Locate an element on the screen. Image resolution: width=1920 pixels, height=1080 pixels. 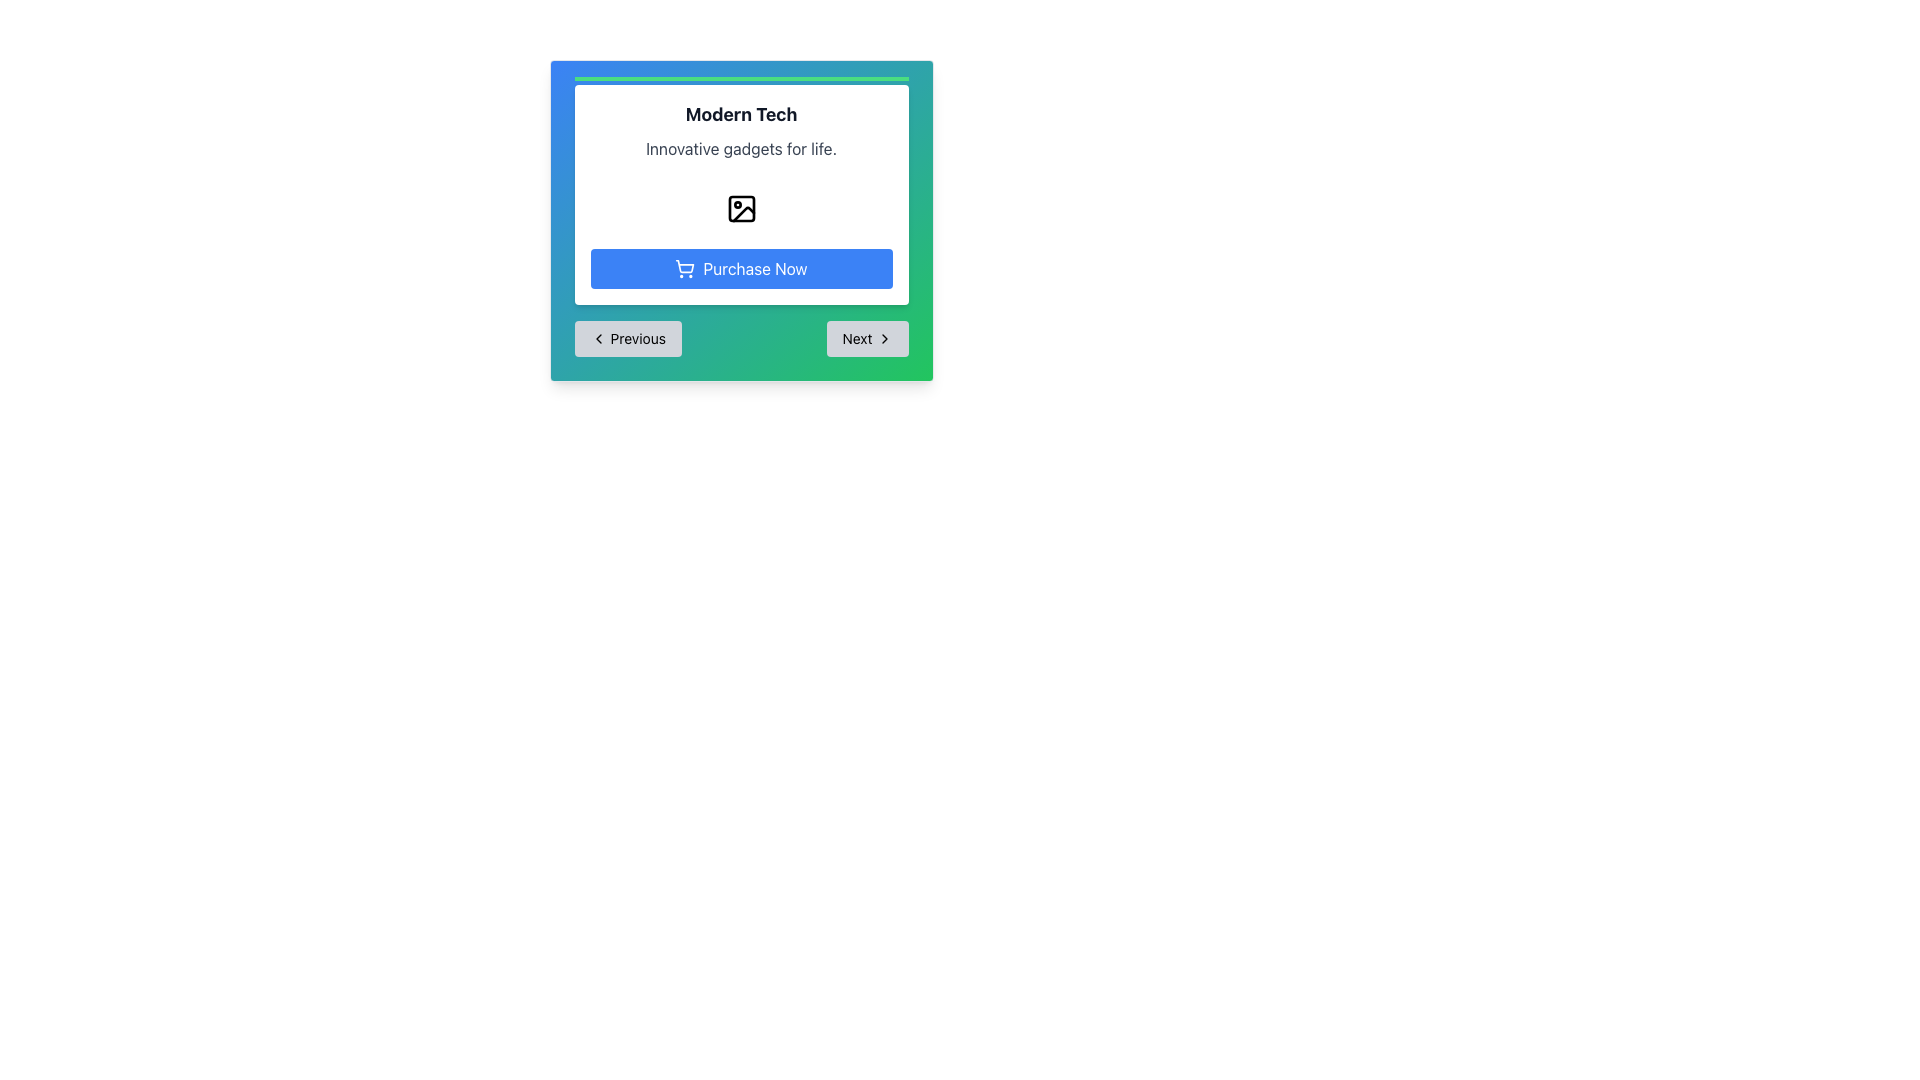
the rectangular blue button labeled 'Purchase Now' with a shopping cart icon to initiate the purchase is located at coordinates (740, 268).